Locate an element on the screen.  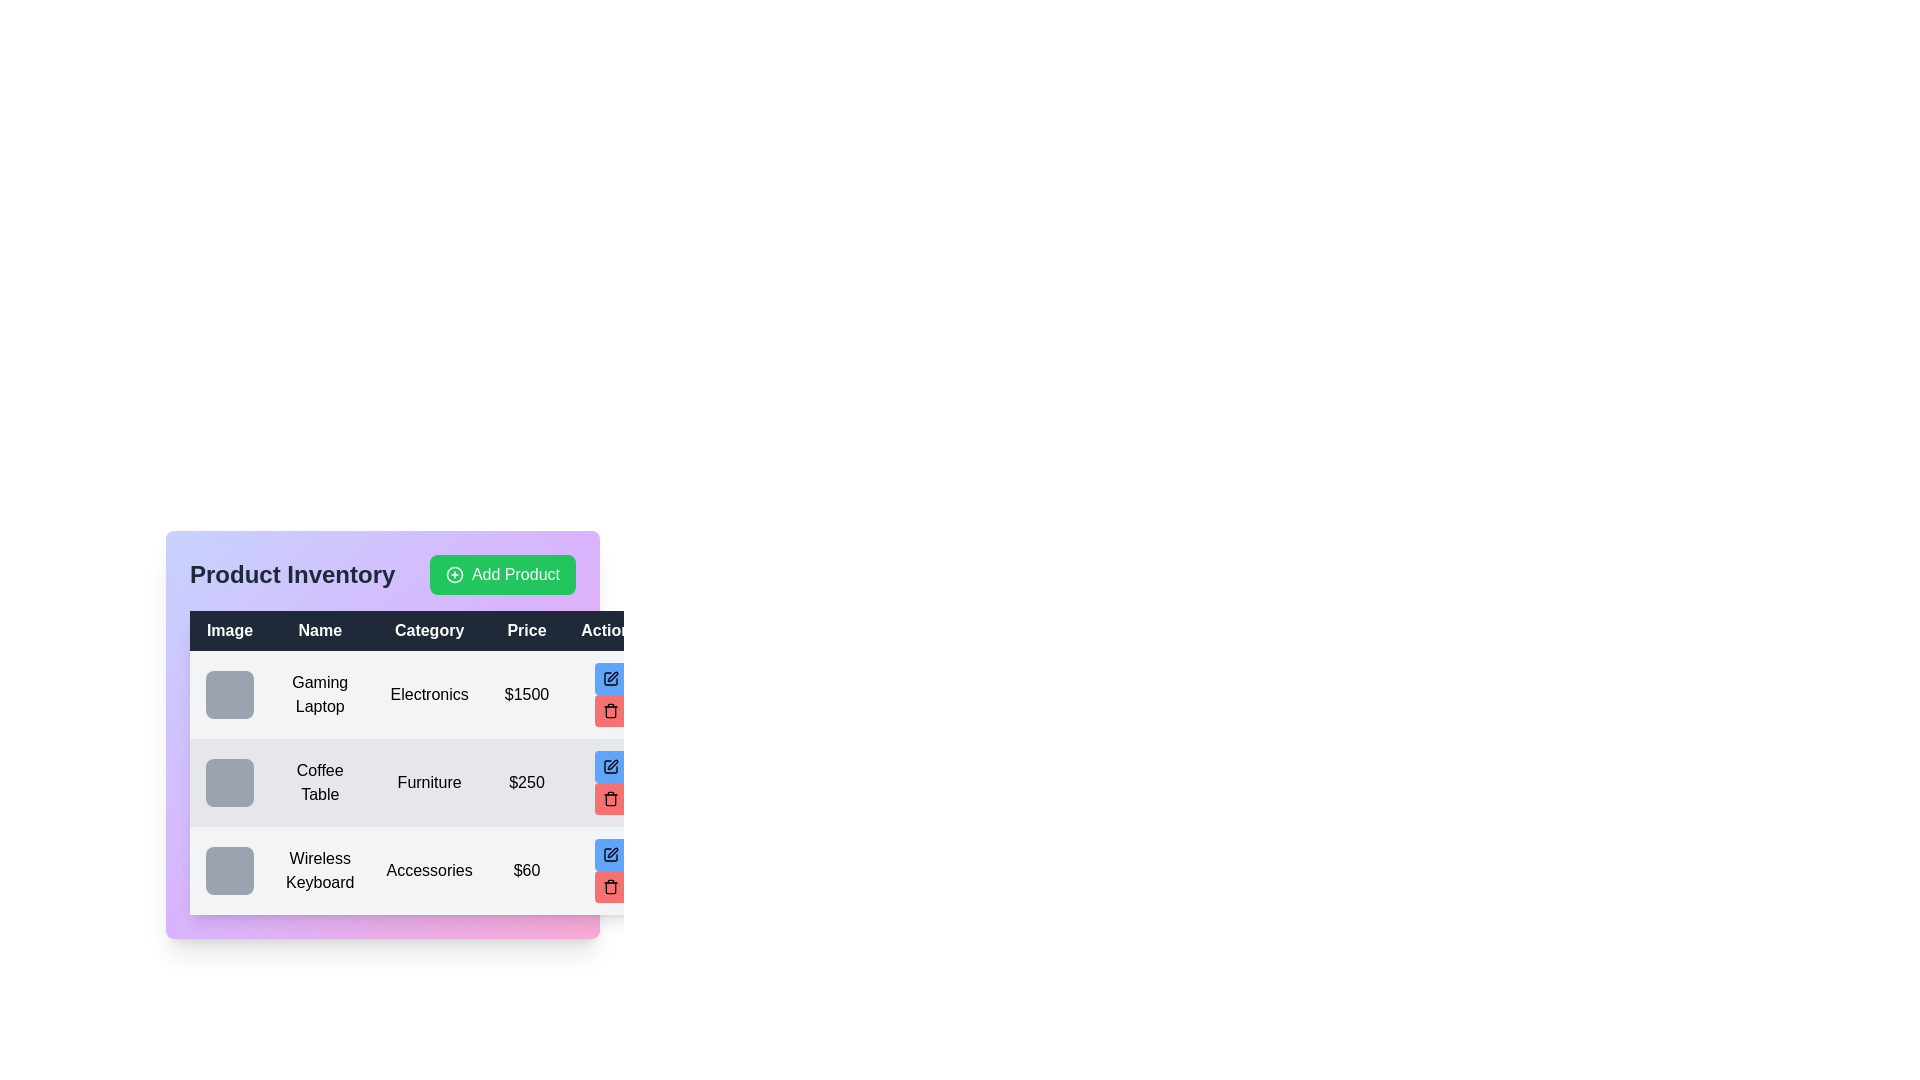
the blue button with a pen icon in the 'Actions' column of the first row of the 'Product Inventory' table is located at coordinates (609, 677).